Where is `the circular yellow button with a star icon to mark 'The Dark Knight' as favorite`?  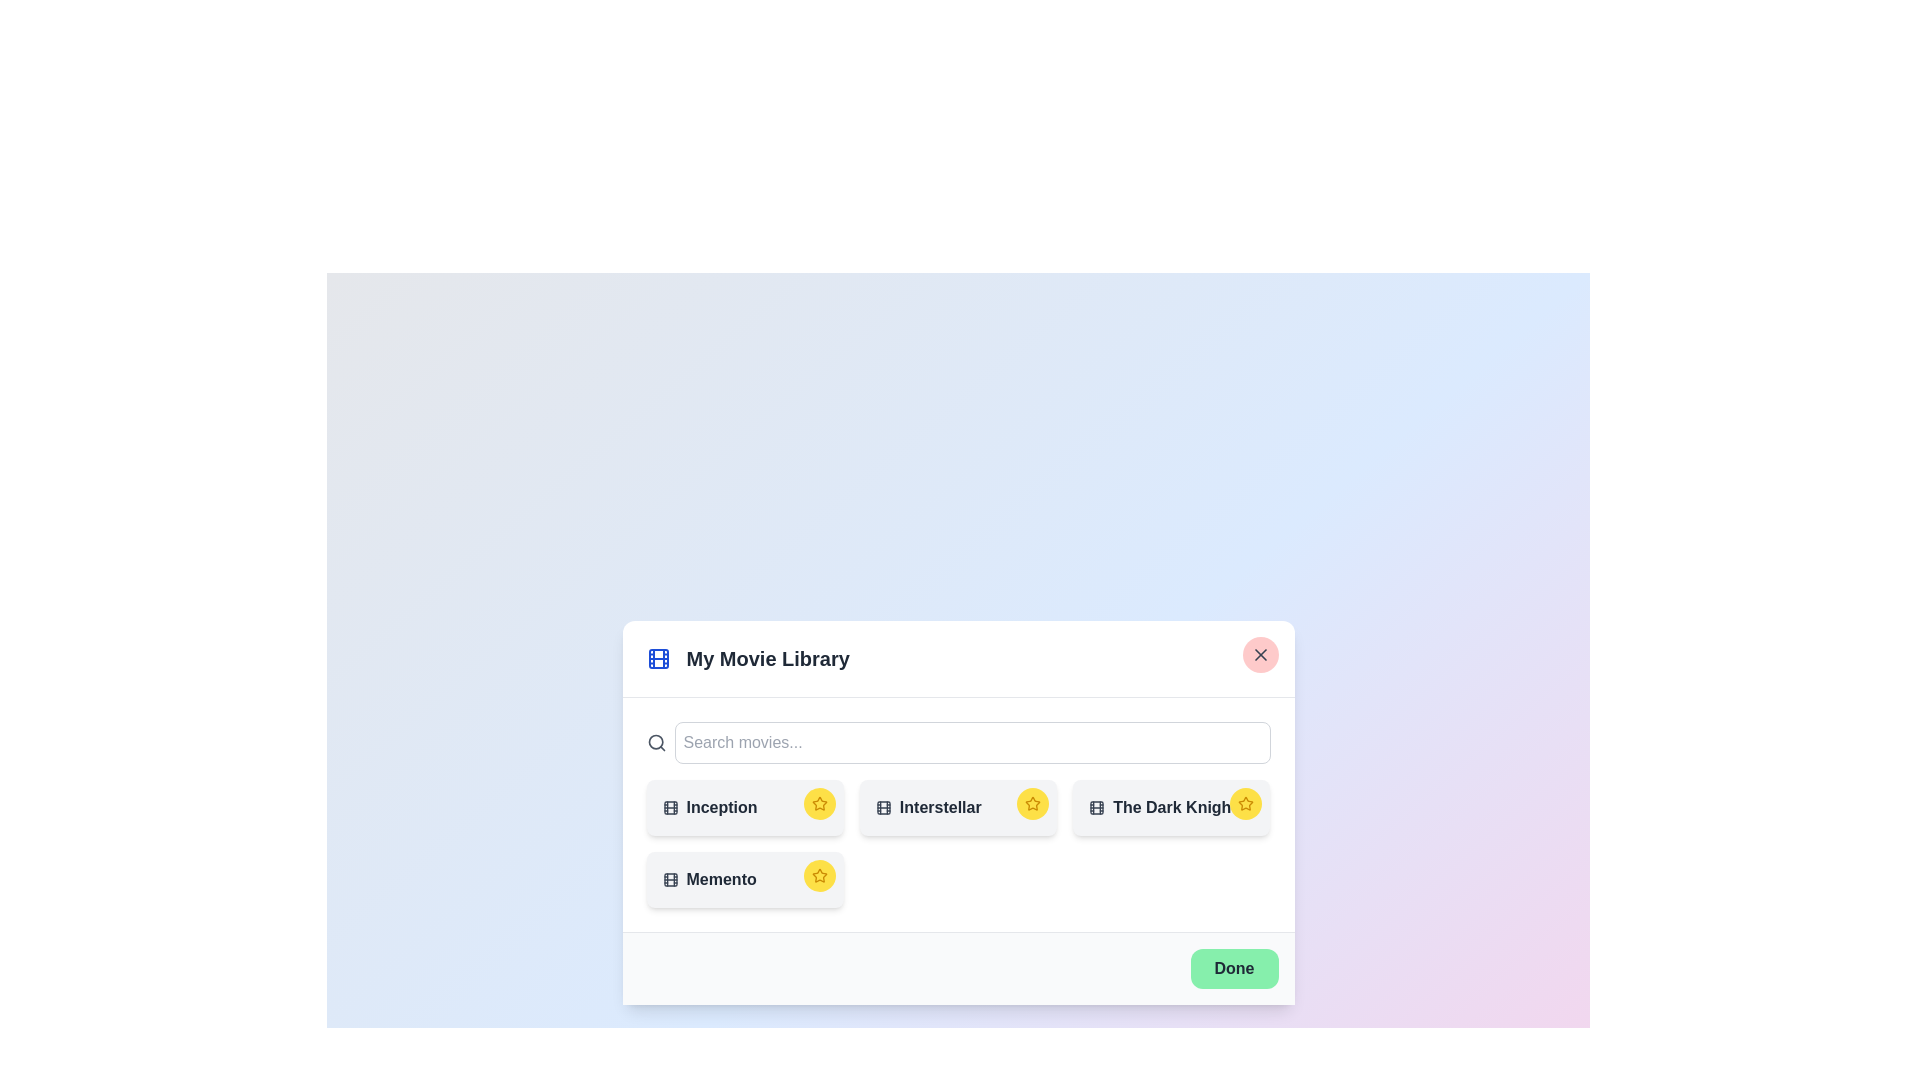
the circular yellow button with a star icon to mark 'The Dark Knight' as favorite is located at coordinates (1245, 802).